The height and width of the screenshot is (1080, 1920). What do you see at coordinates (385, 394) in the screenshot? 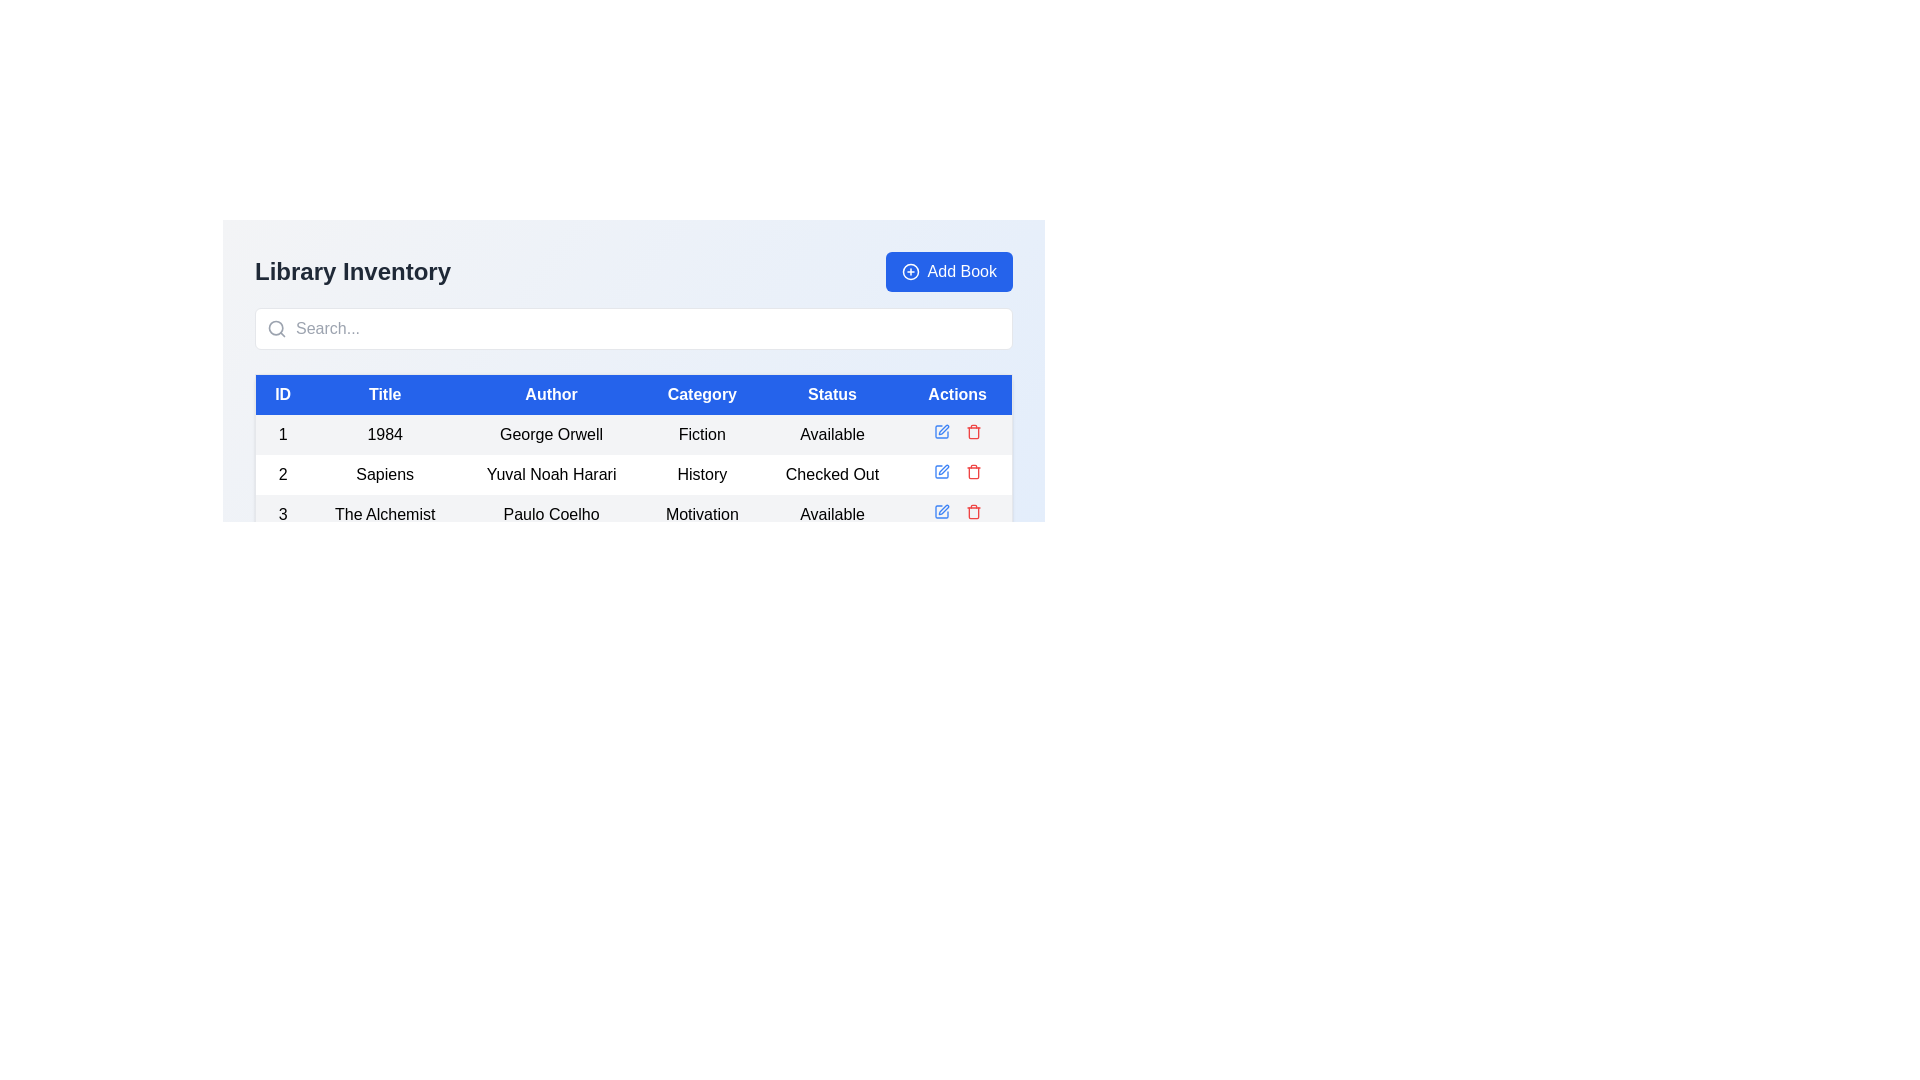
I see `the Table Header Cell labeled 'Title', which is the second column header in a table with a blue background and white text, positioned between 'ID' and 'Author'` at bounding box center [385, 394].